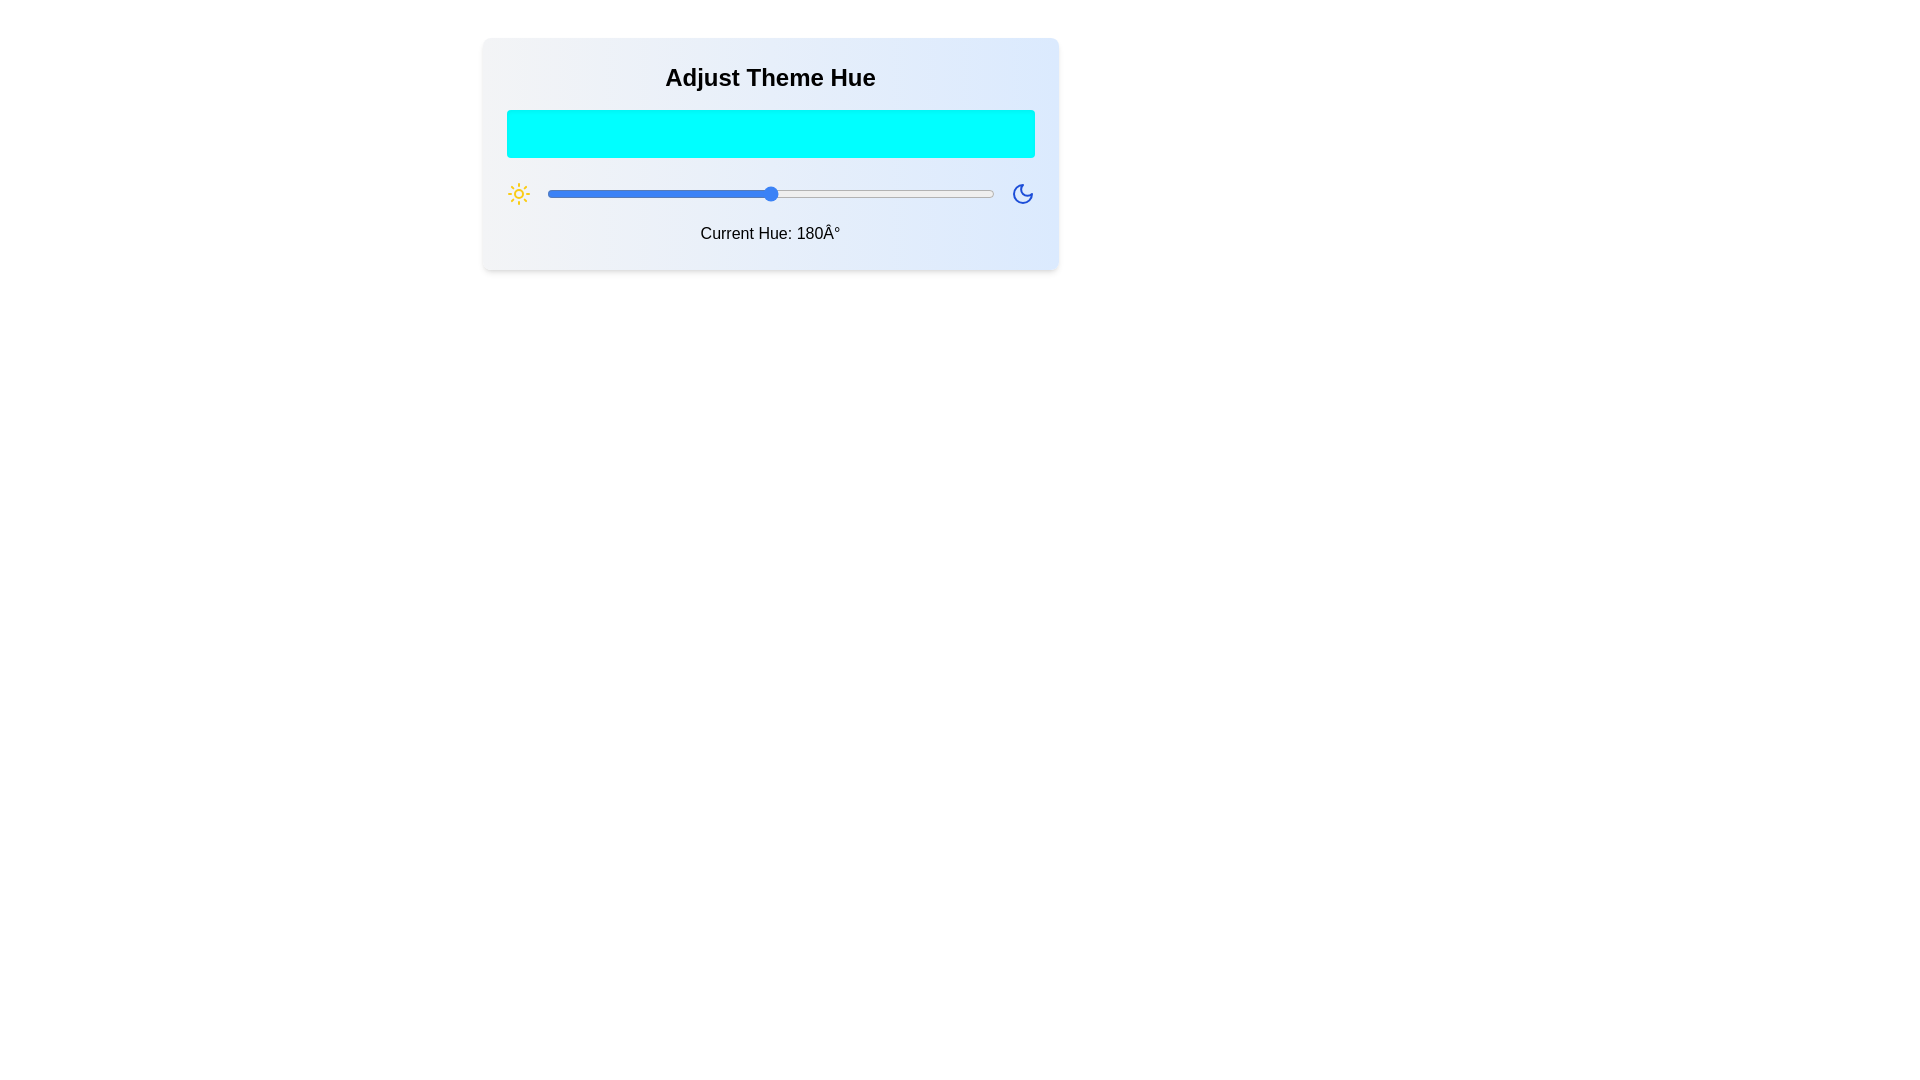 This screenshot has width=1920, height=1080. I want to click on the hue to 170 degrees by dragging the slider, so click(757, 193).